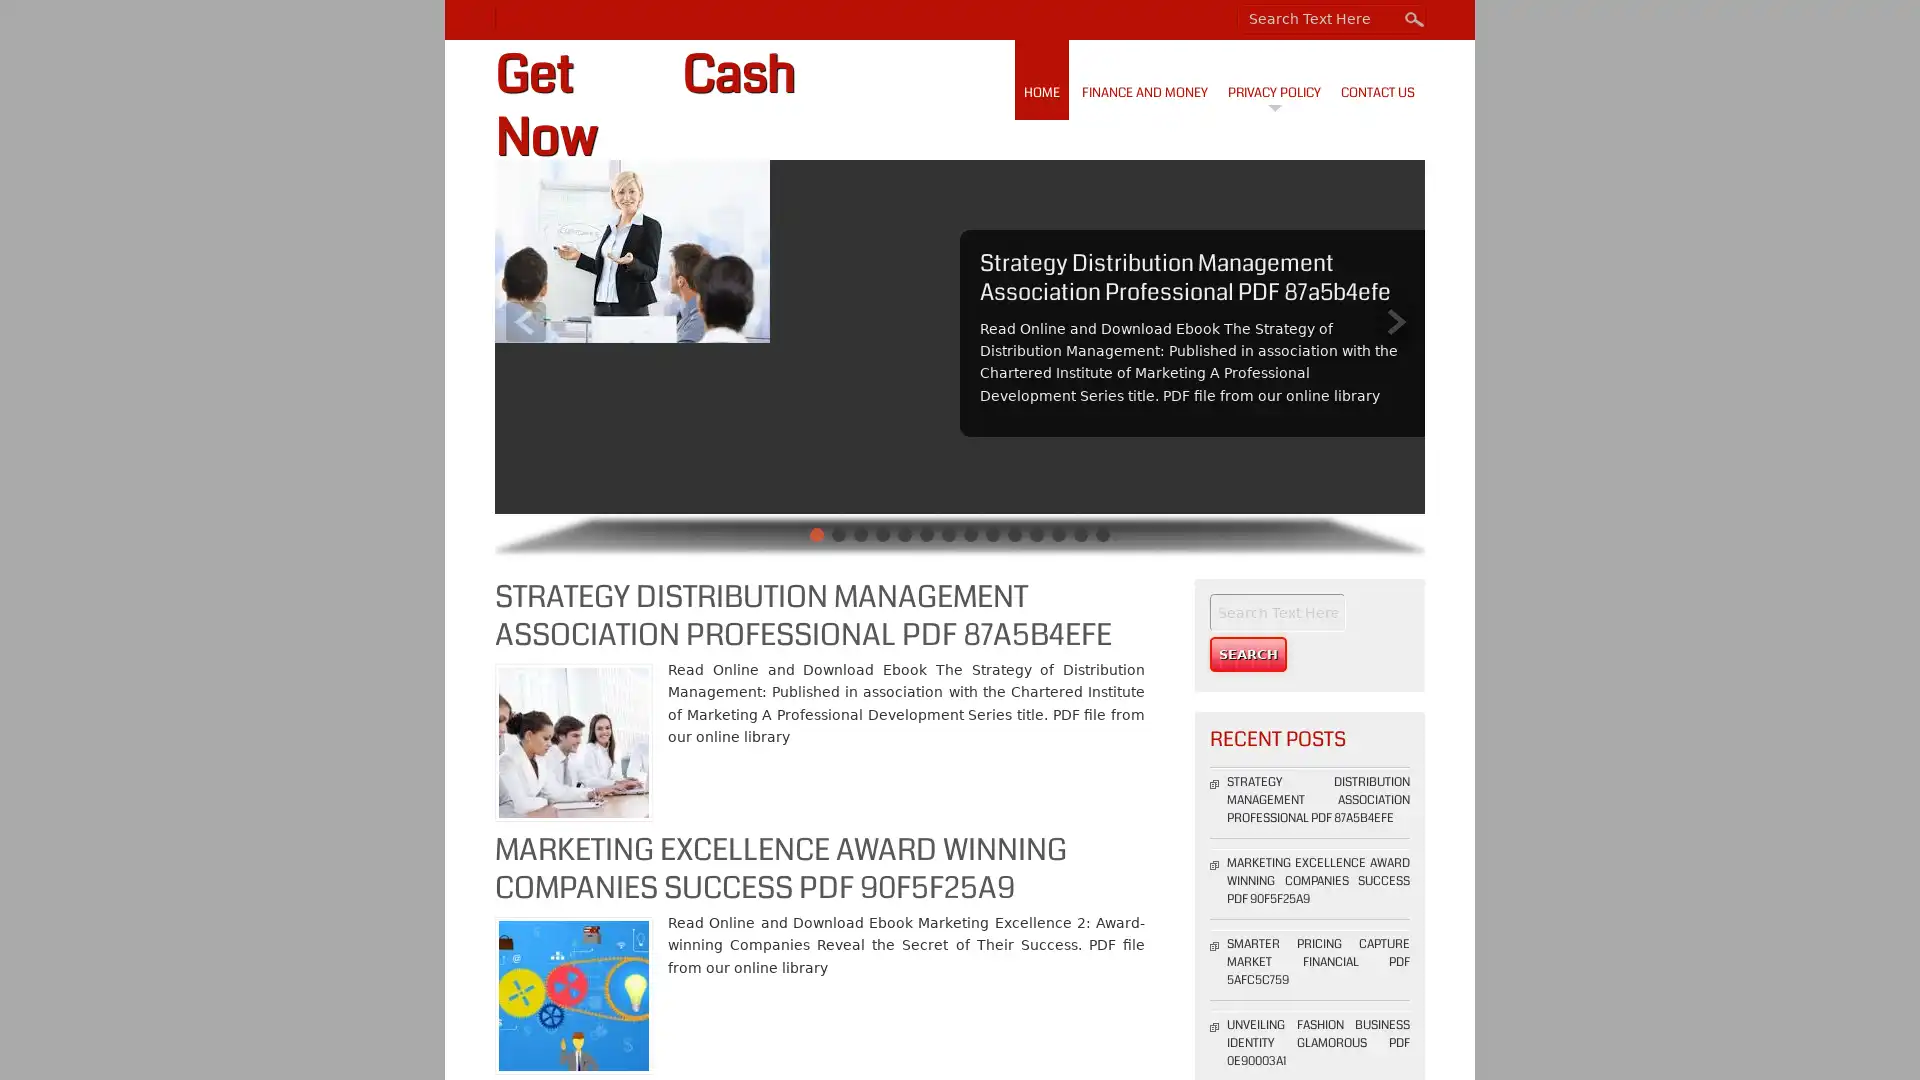 The image size is (1920, 1080). What do you see at coordinates (1247, 654) in the screenshot?
I see `Search` at bounding box center [1247, 654].